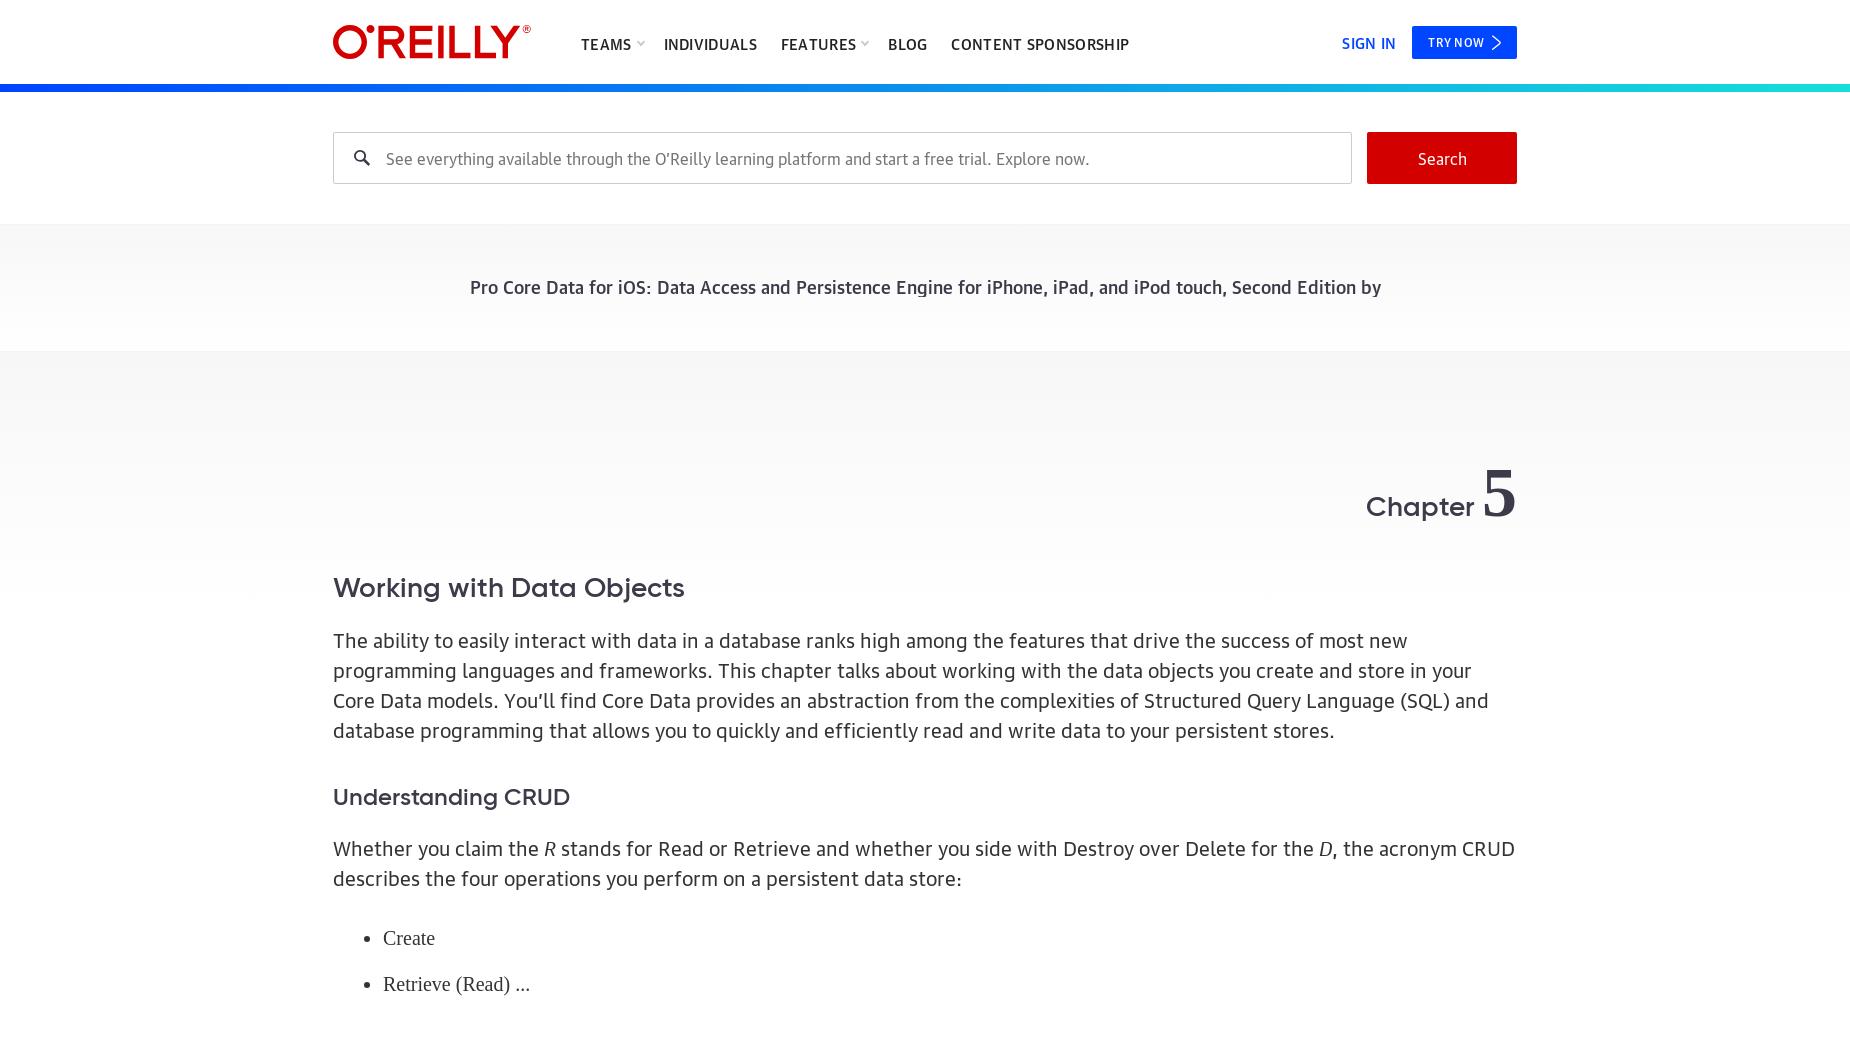 Image resolution: width=1850 pixels, height=1058 pixels. I want to click on 'stands for Read or Retrieve and whether you side with Destroy over Delete for the', so click(555, 844).